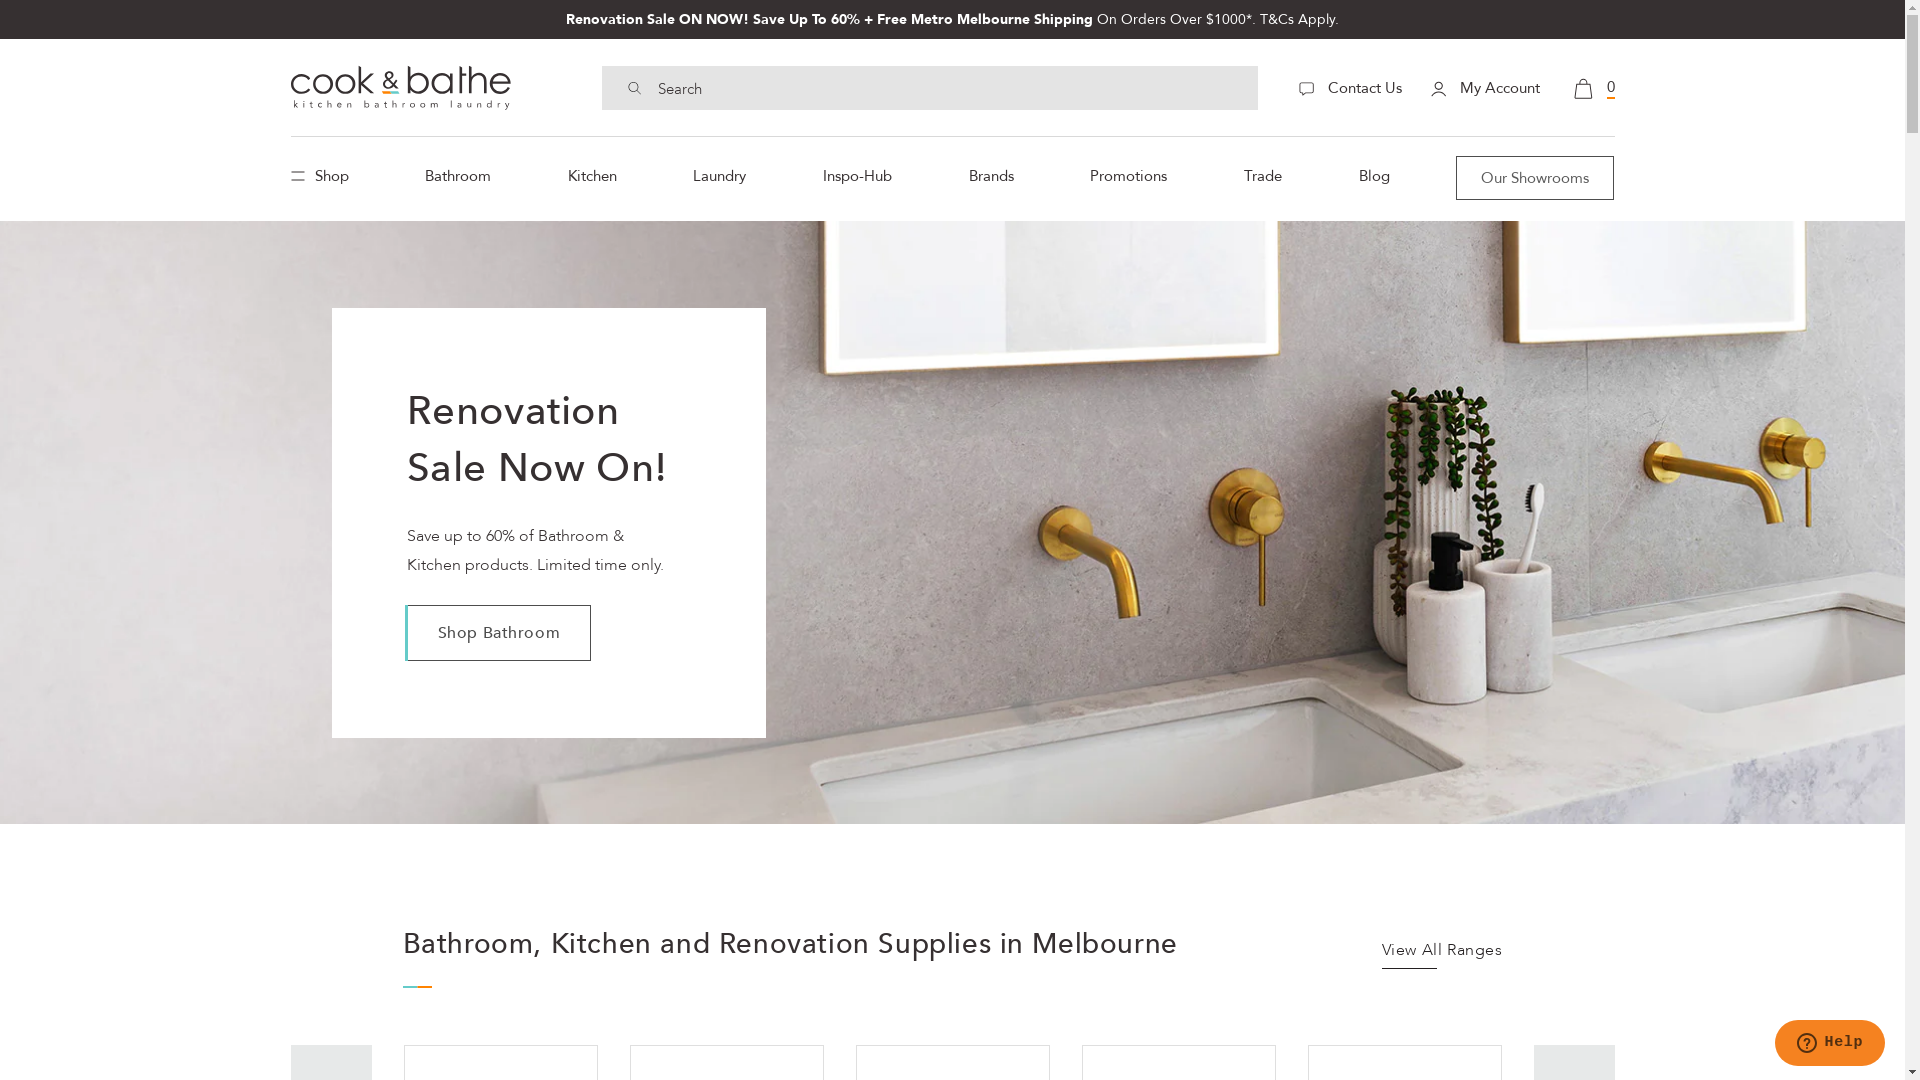 The width and height of the screenshot is (1920, 1080). What do you see at coordinates (991, 175) in the screenshot?
I see `'Brands'` at bounding box center [991, 175].